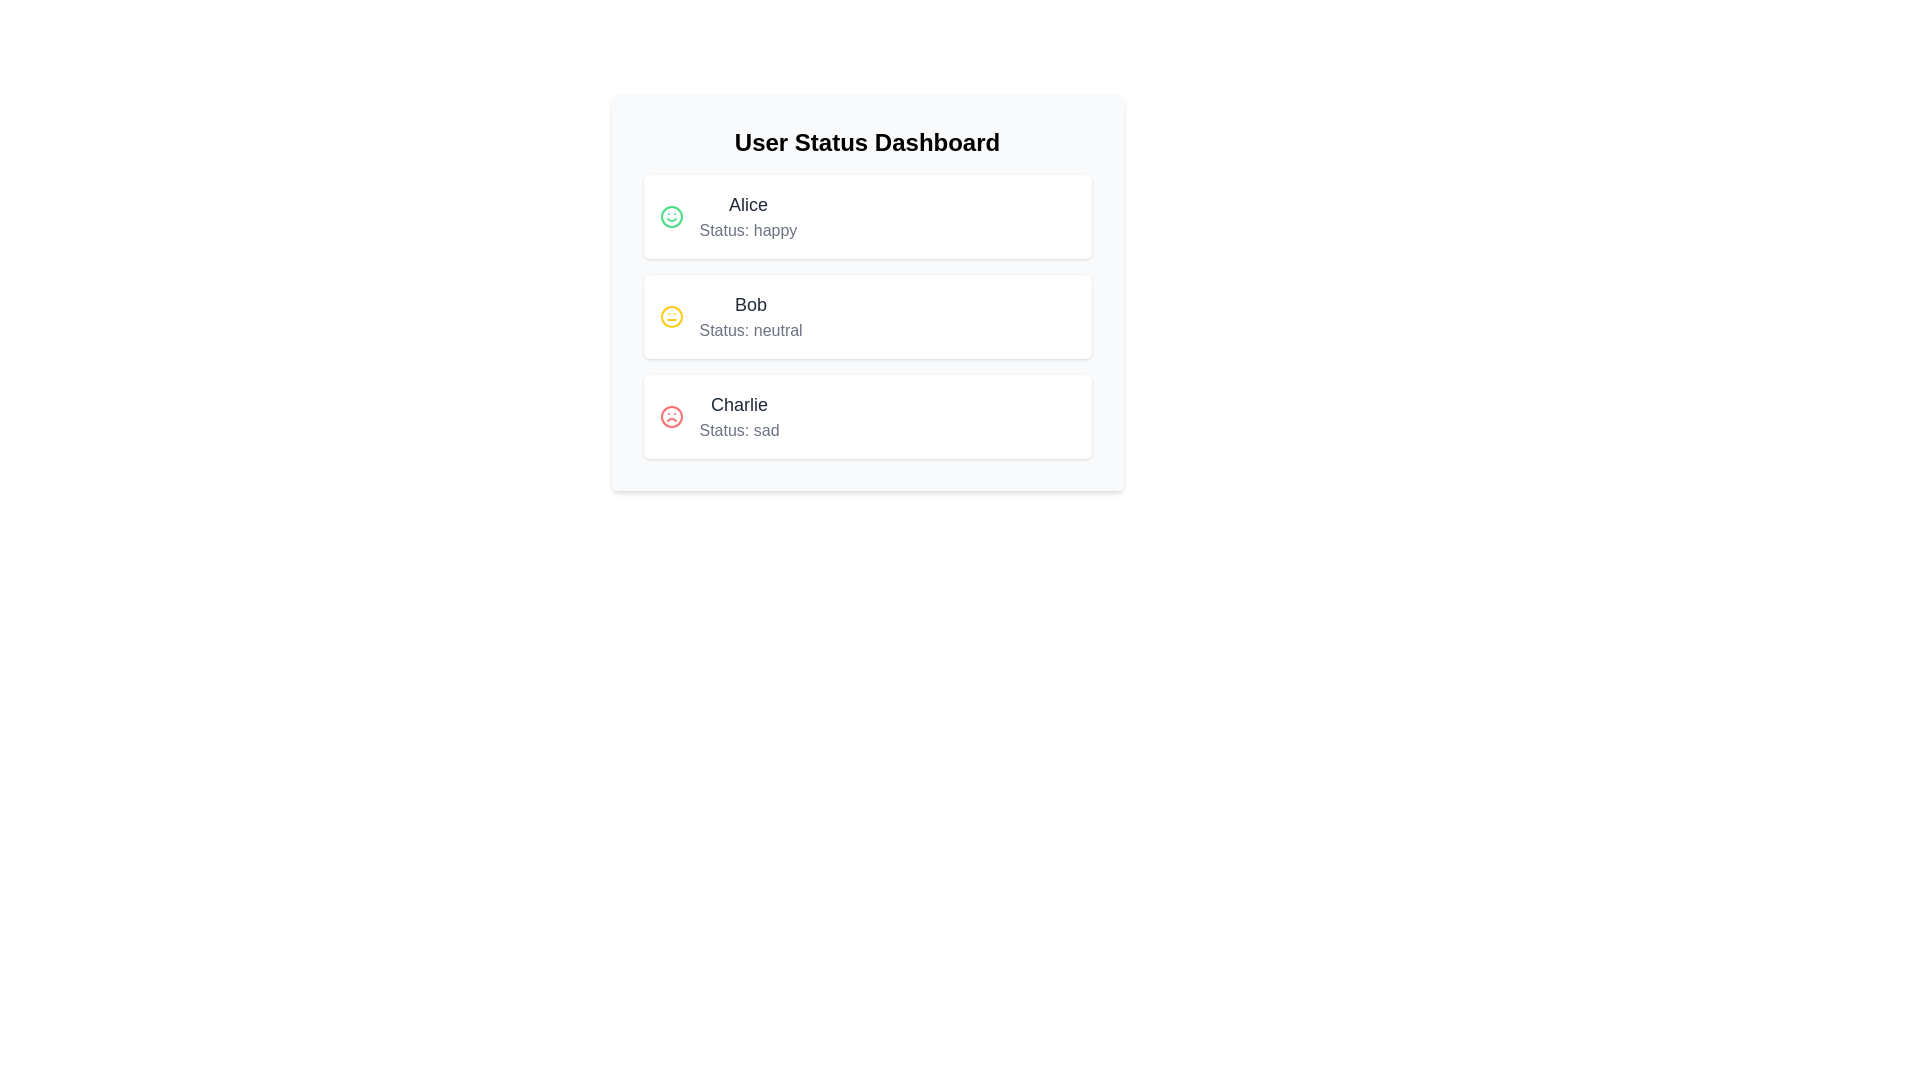  What do you see at coordinates (671, 315) in the screenshot?
I see `the SVG circle element representing a neutral status in the second user status card by moving the mouse to its center point` at bounding box center [671, 315].